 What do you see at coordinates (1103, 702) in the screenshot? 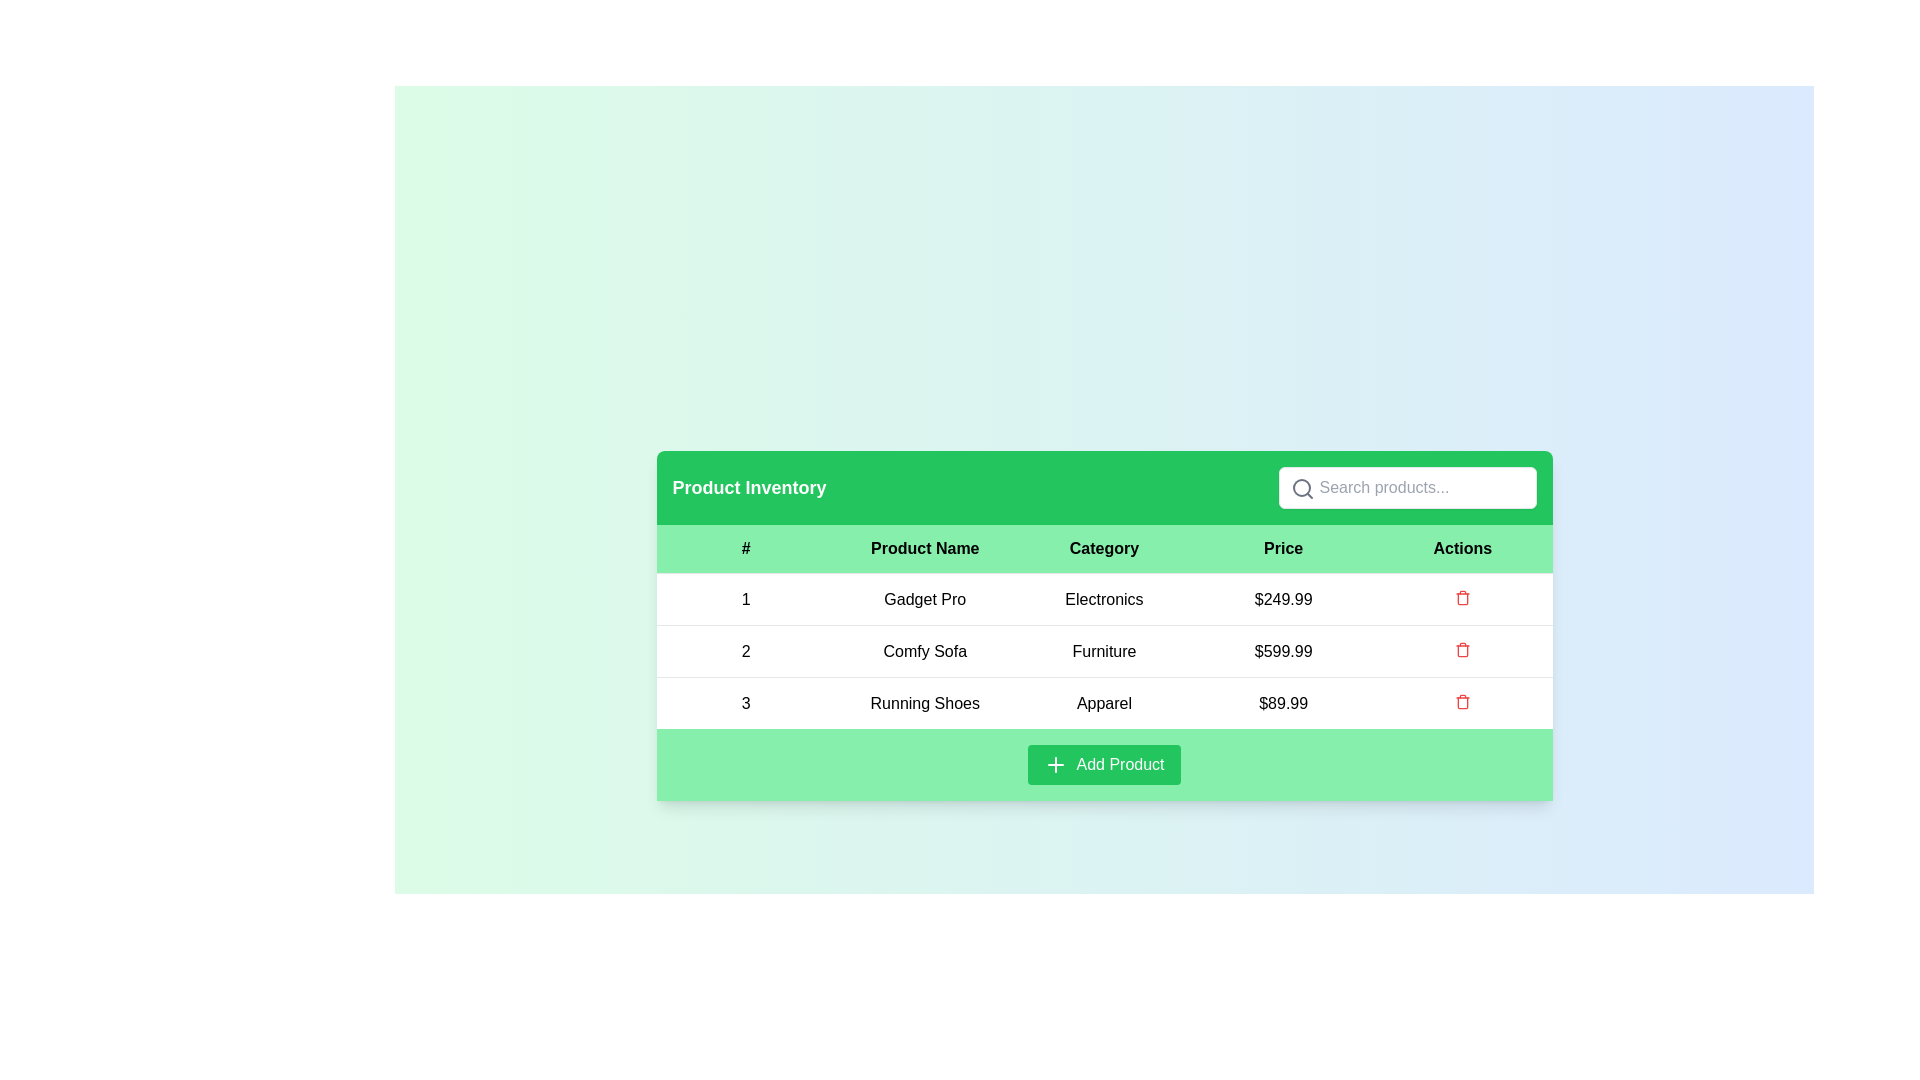
I see `the non-interactive Text label indicating the category of the product item in the third row of the table under the 'Category' column` at bounding box center [1103, 702].